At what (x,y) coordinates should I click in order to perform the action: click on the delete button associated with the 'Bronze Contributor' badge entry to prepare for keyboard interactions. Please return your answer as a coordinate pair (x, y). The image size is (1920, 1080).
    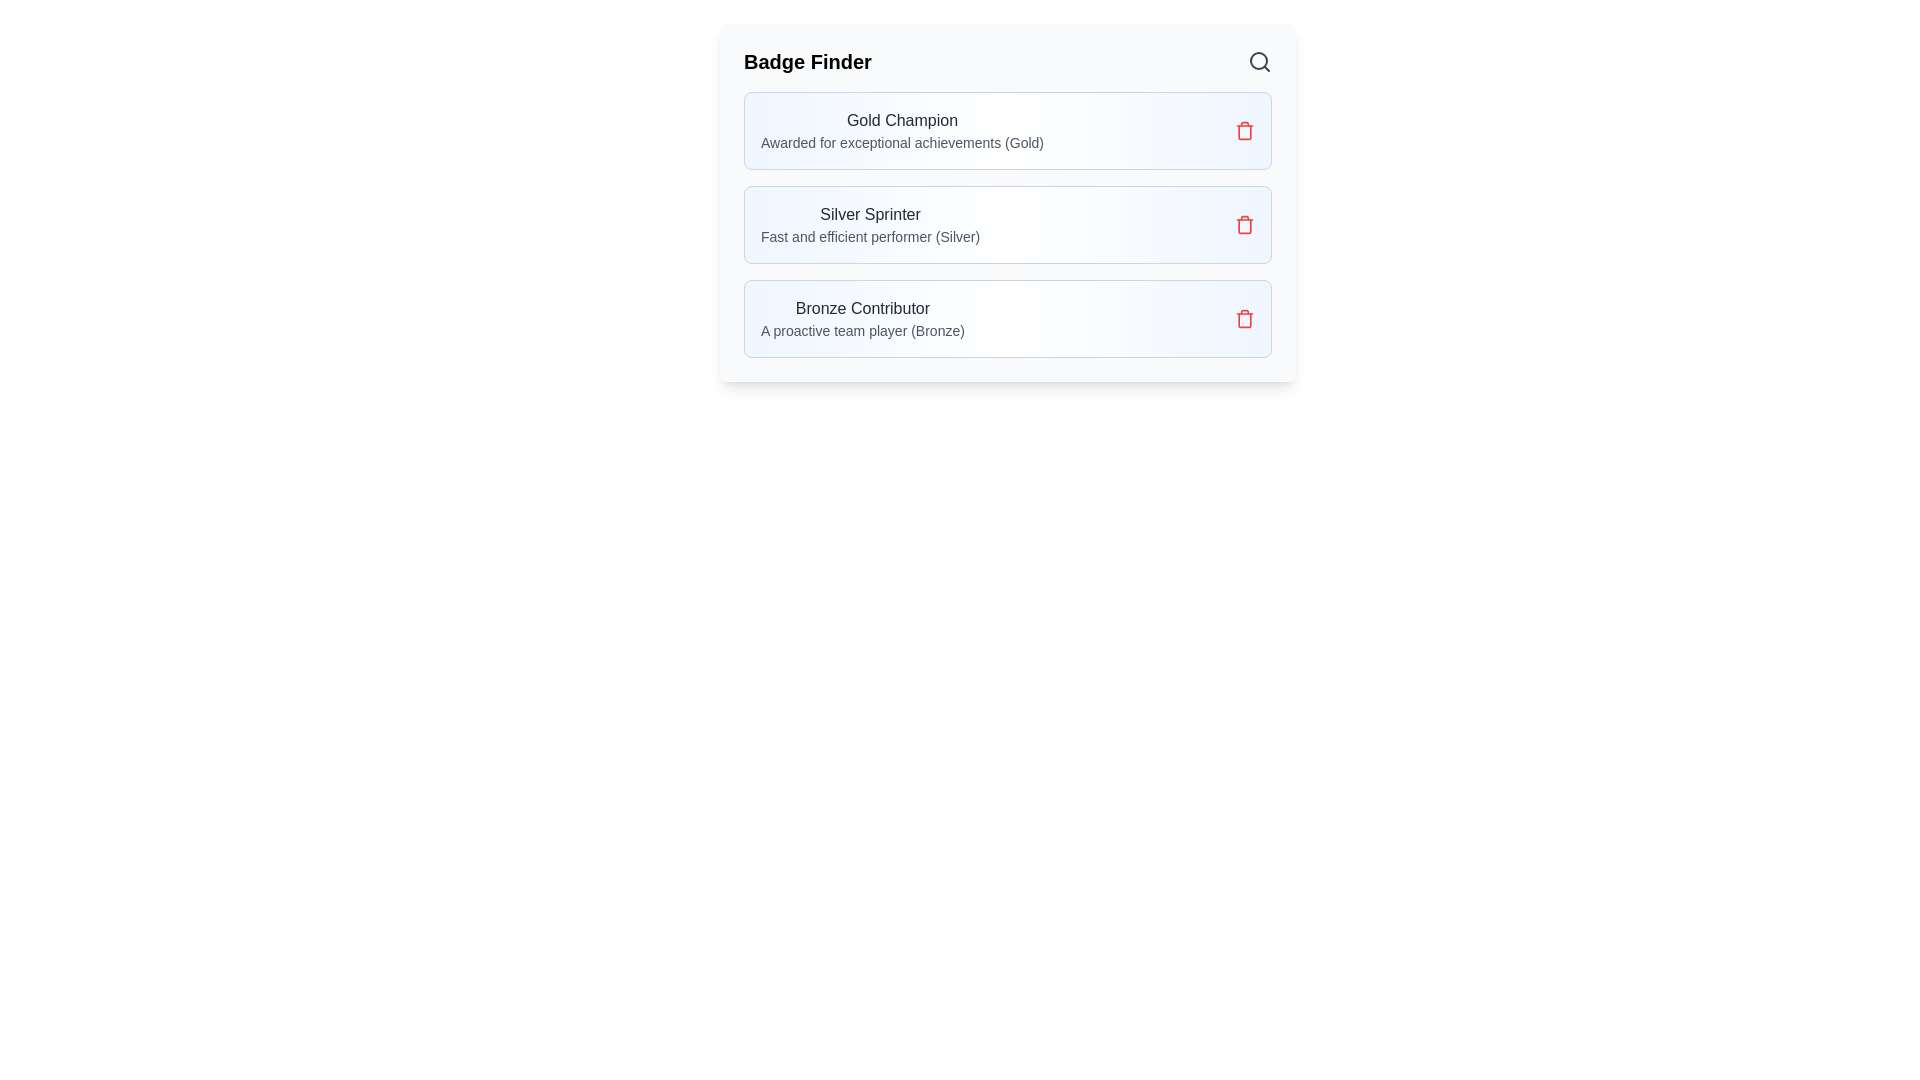
    Looking at the image, I should click on (1243, 319).